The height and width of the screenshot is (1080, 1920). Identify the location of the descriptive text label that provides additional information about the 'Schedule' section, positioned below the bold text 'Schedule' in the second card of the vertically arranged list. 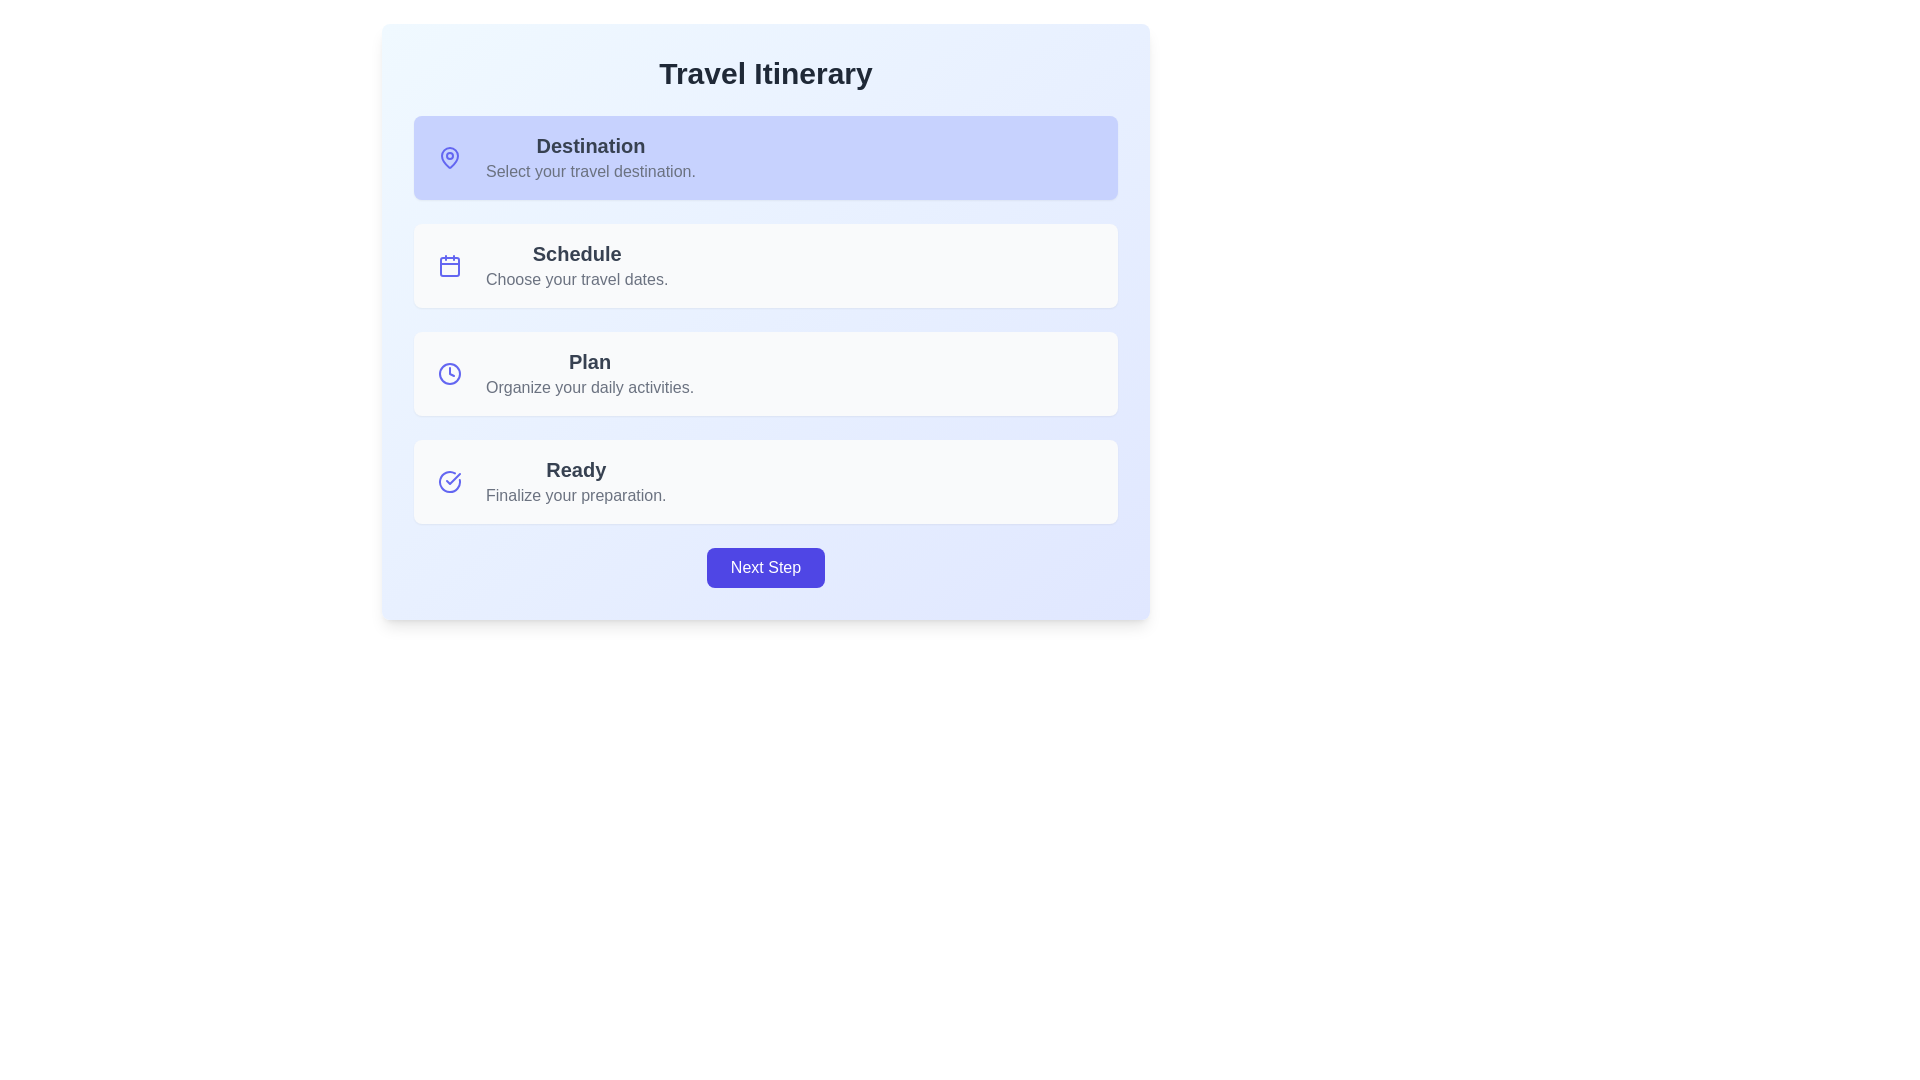
(576, 280).